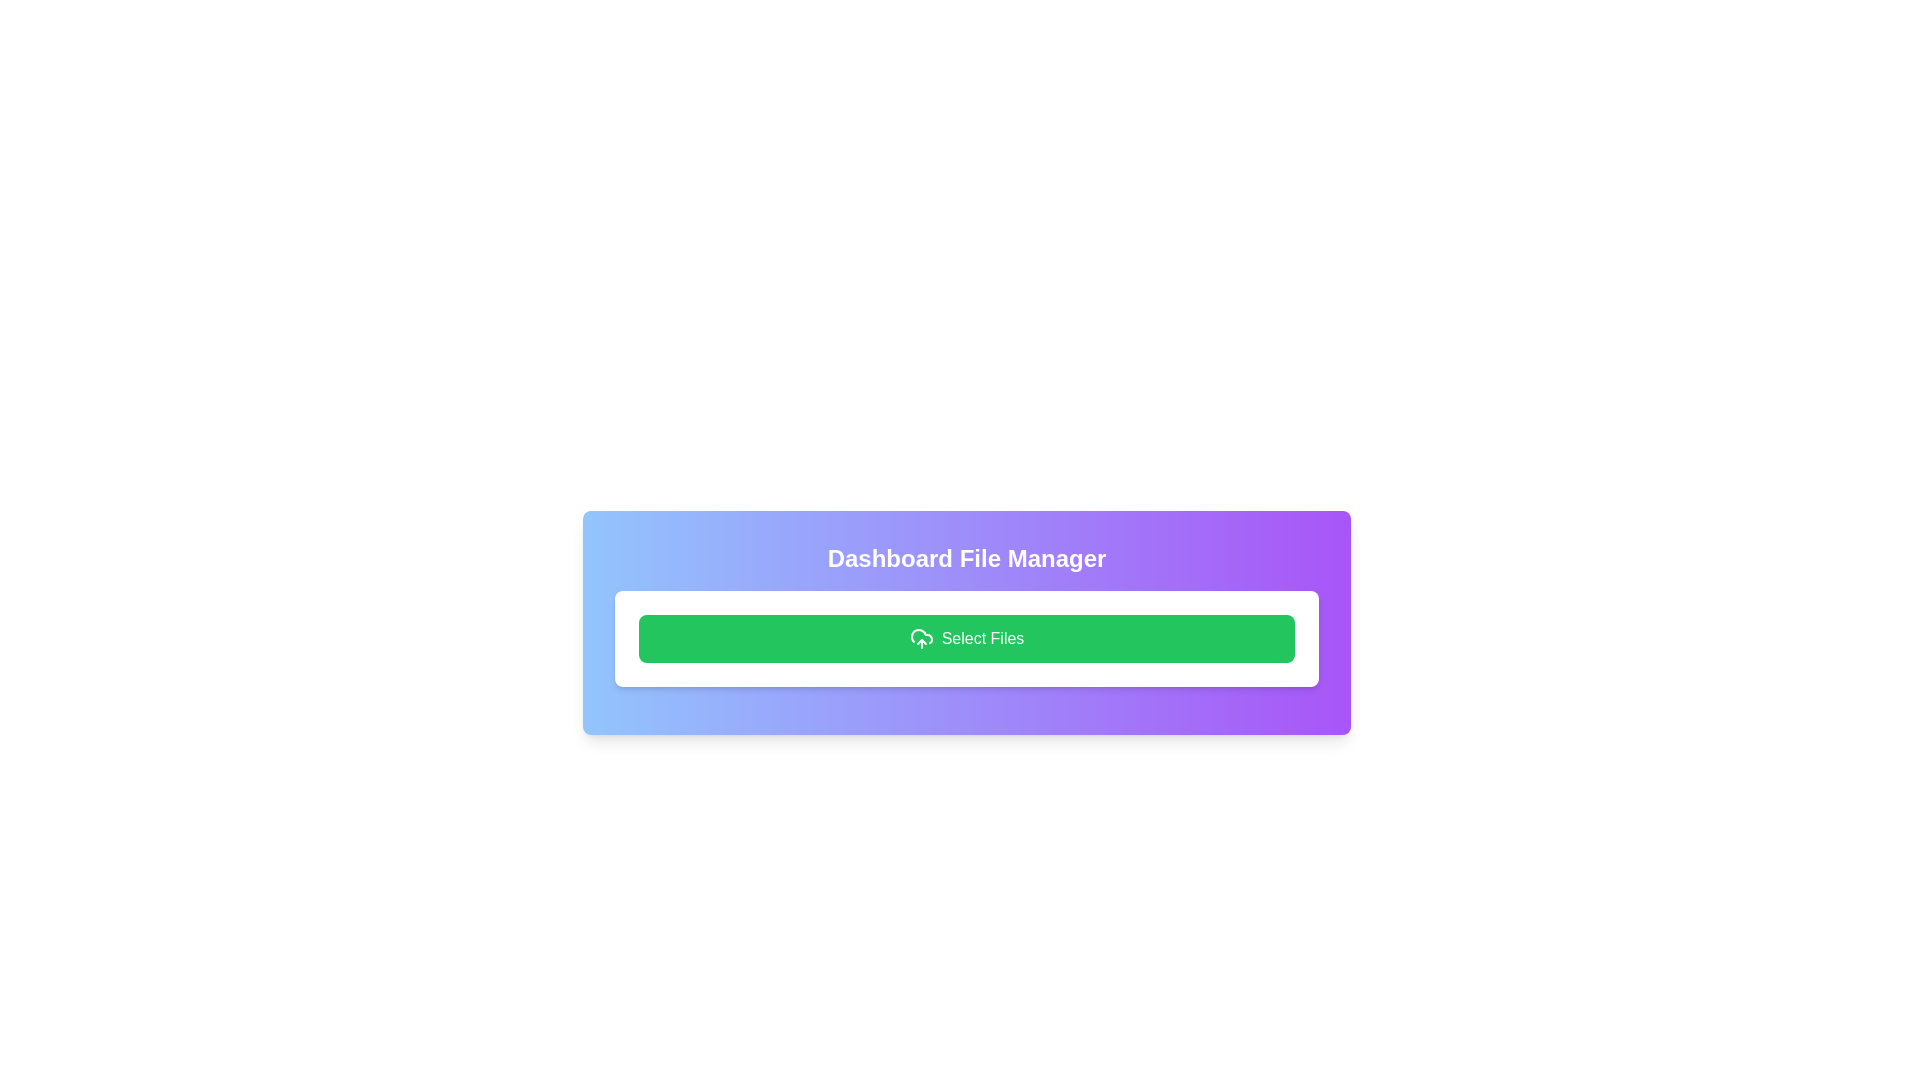 The image size is (1920, 1080). I want to click on the interactive button for file upload located centrally below the 'Dashboard File Manager' title, so click(966, 622).